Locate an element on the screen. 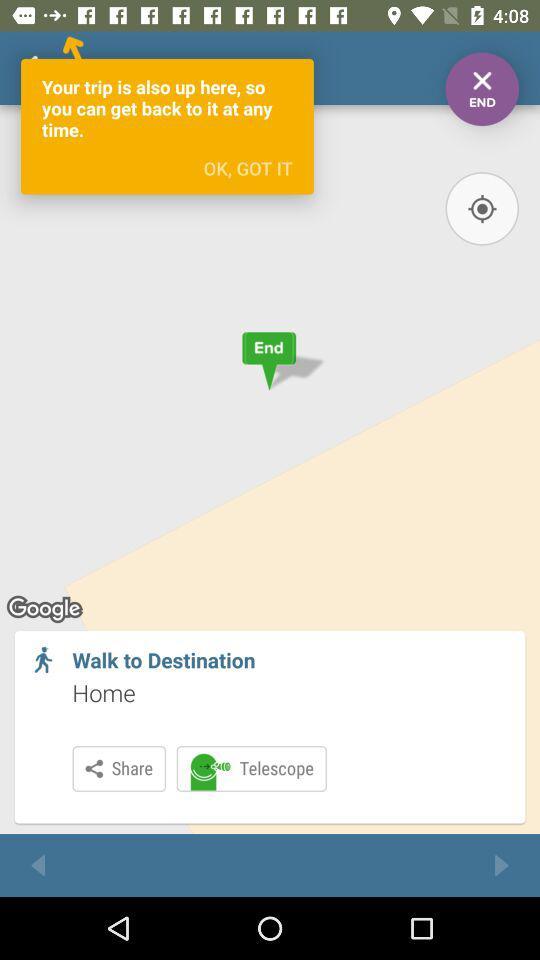 This screenshot has height=960, width=540. the location_crosshair icon is located at coordinates (481, 208).